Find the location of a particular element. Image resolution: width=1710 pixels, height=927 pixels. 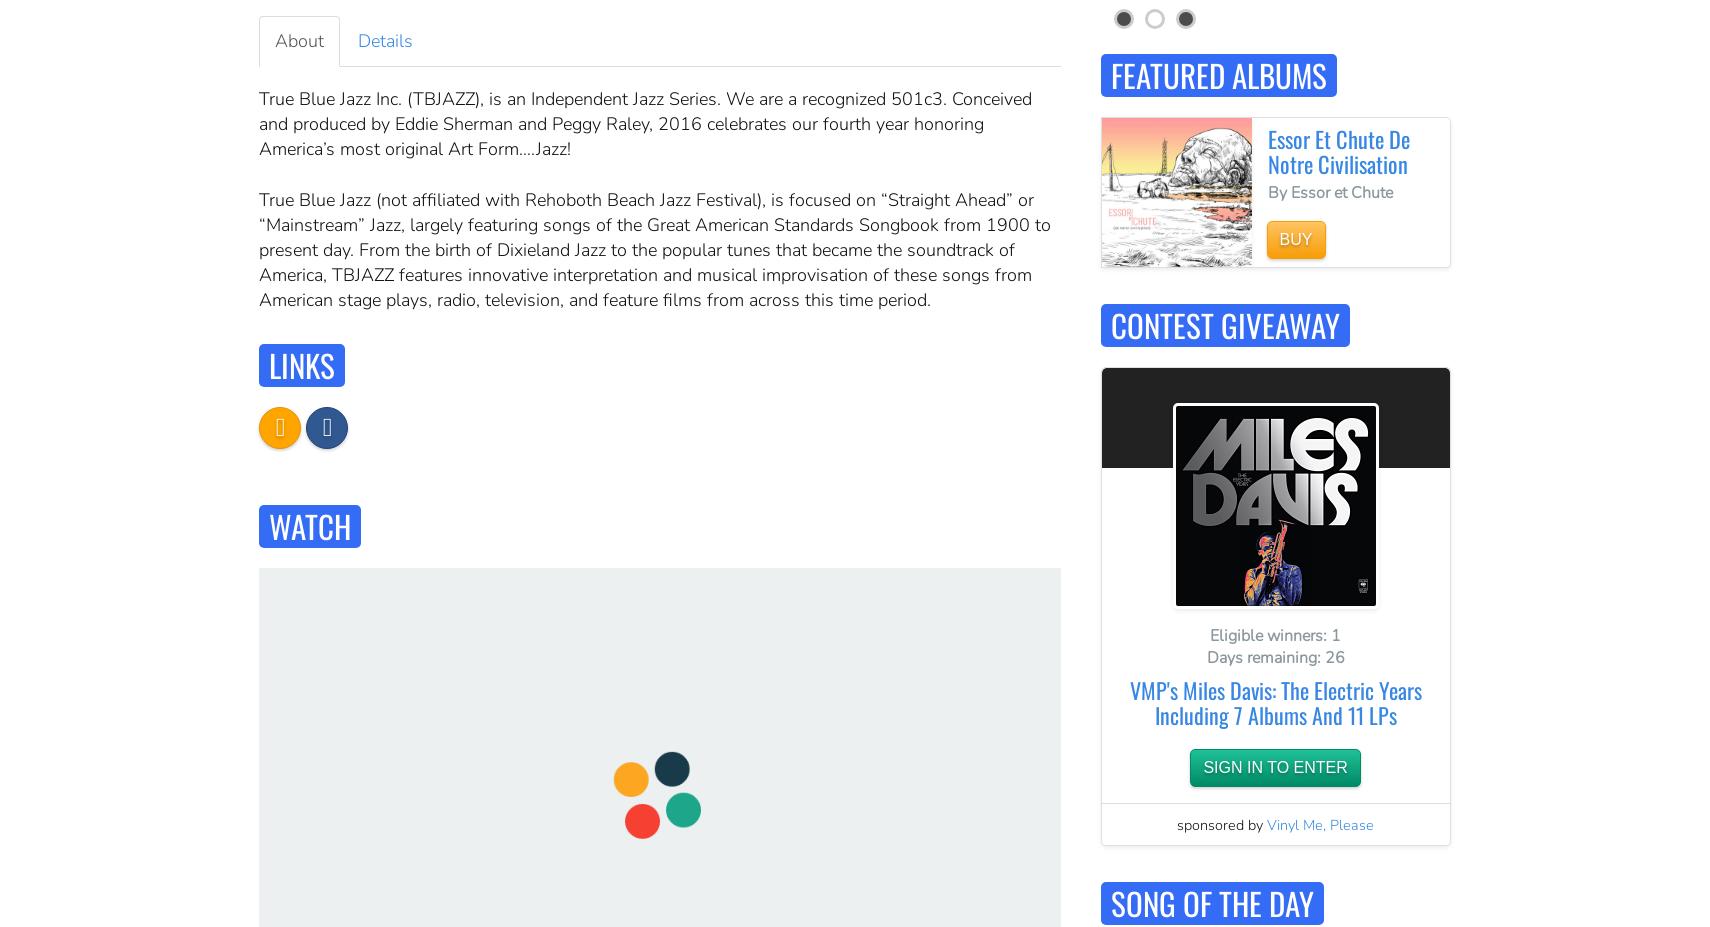

'Days remaining: 26' is located at coordinates (1273, 656).